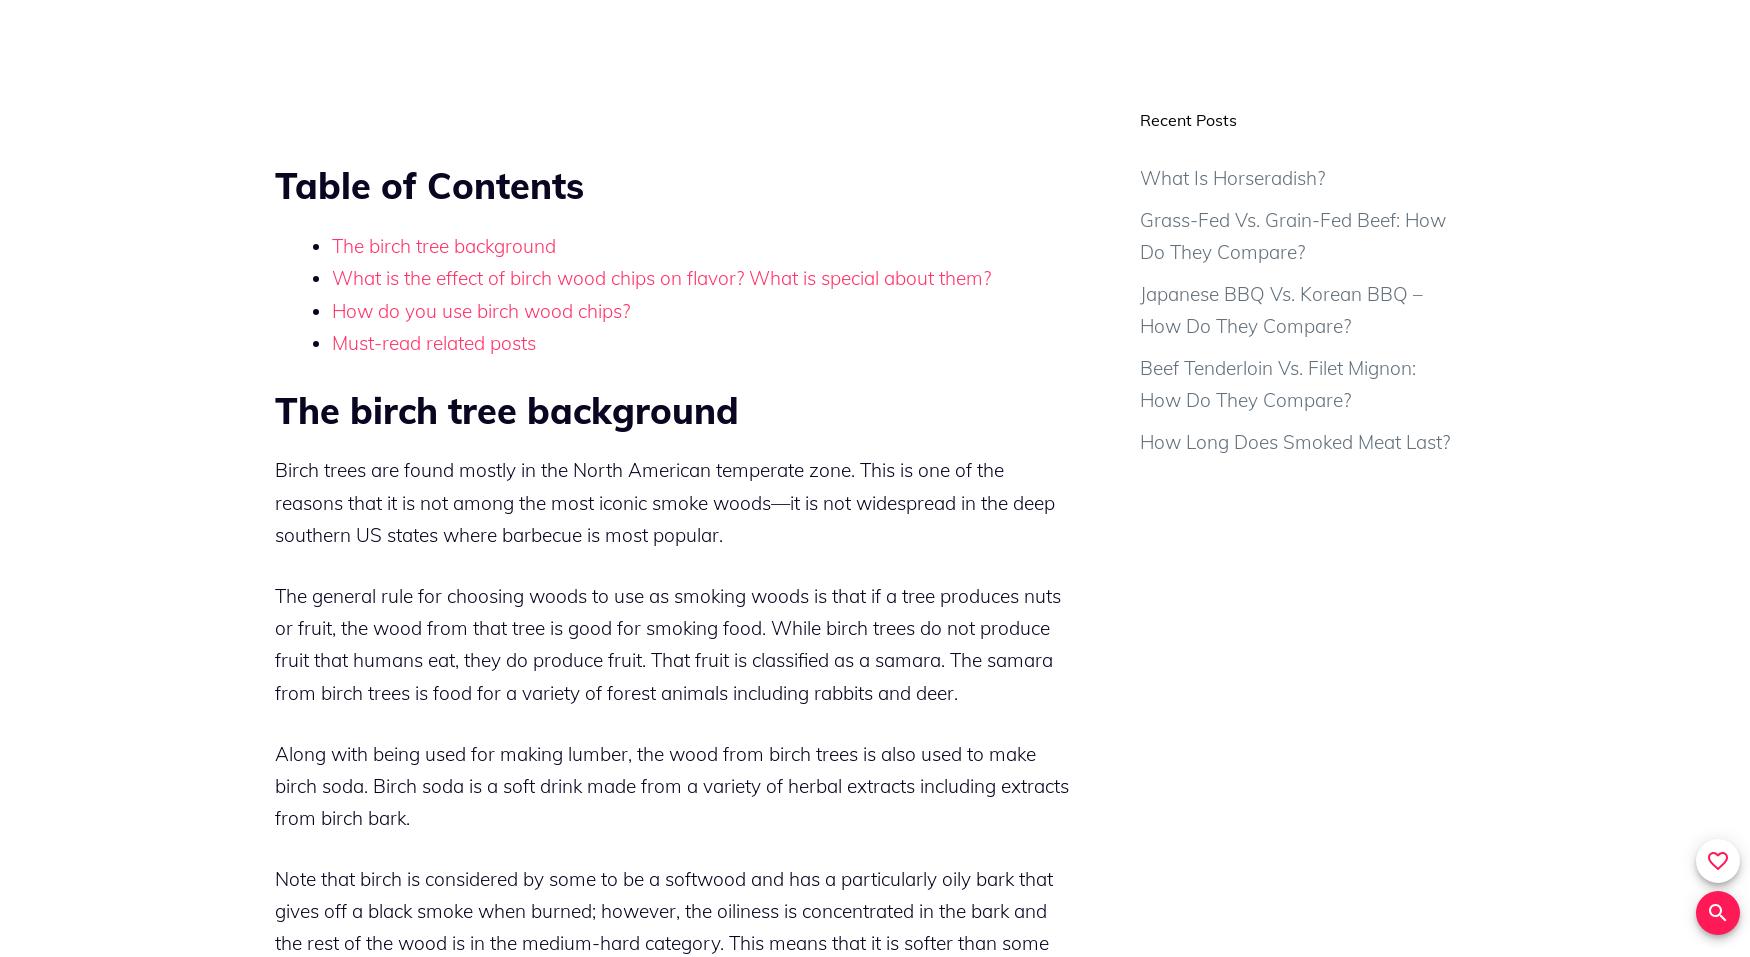  What do you see at coordinates (666, 642) in the screenshot?
I see `'The general rule for choosing woods to use as smoking woods is that if a tree produces nuts or fruit, the wood from that tree is good for smoking food. While birch trees do not produce fruit that humans eat, they do produce fruit. That fruit is classified as a samara. The samara from birch trees is food for a variety of forest animals including rabbits and deer.'` at bounding box center [666, 642].